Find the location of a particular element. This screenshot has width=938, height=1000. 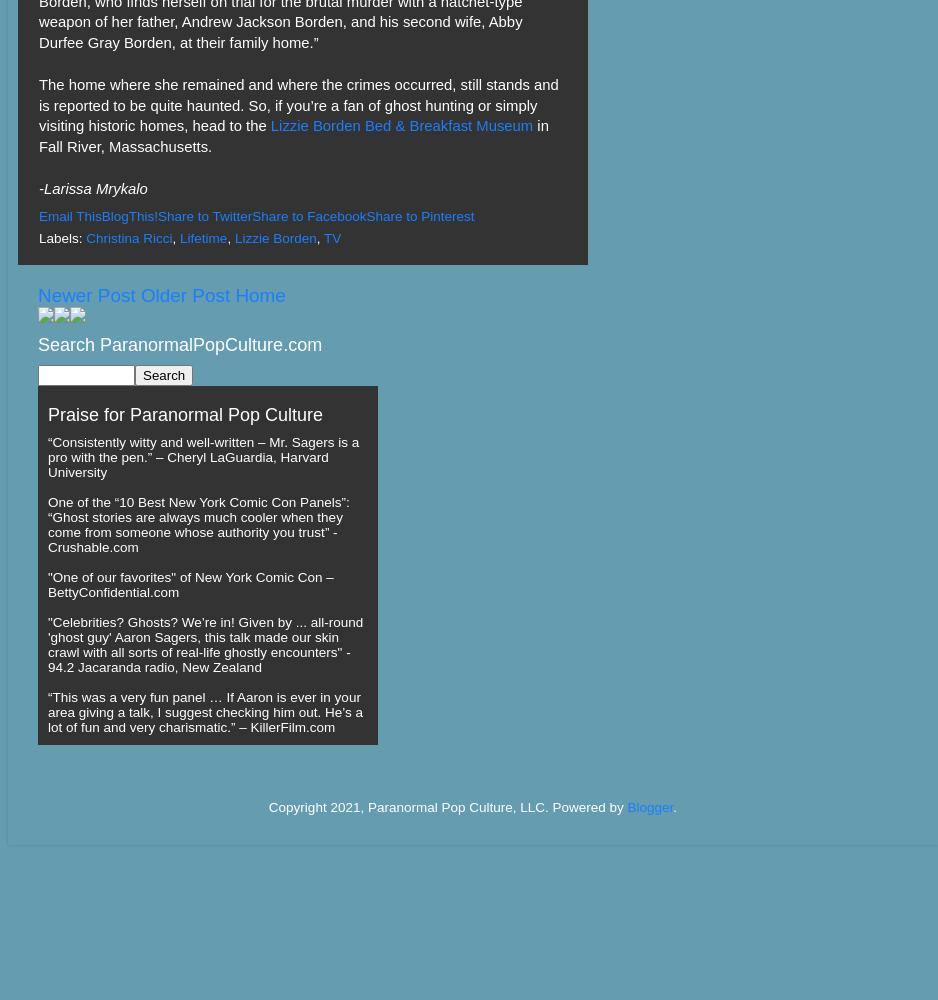

'.' is located at coordinates (673, 807).